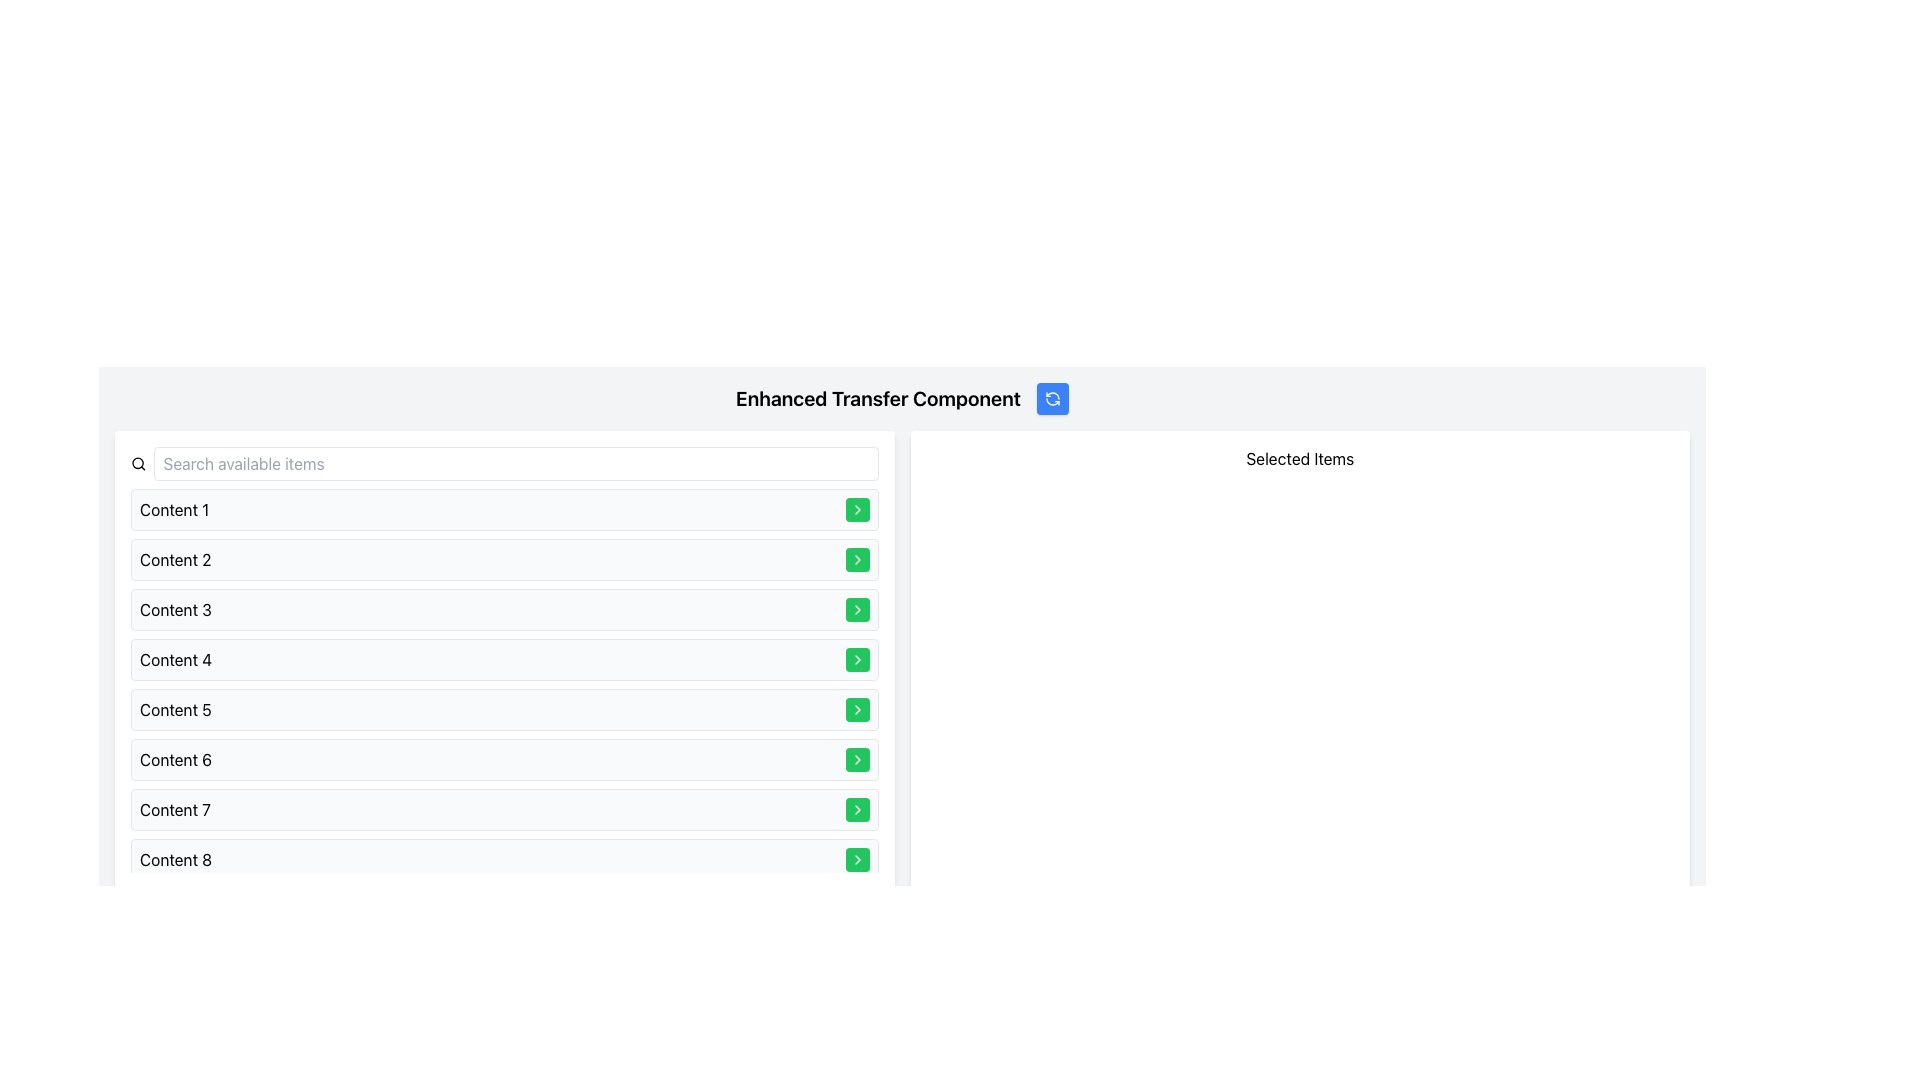 The width and height of the screenshot is (1920, 1080). Describe the element at coordinates (857, 810) in the screenshot. I see `the green rounded button with a white right arrow icon, aligned with 'Content 7'` at that location.